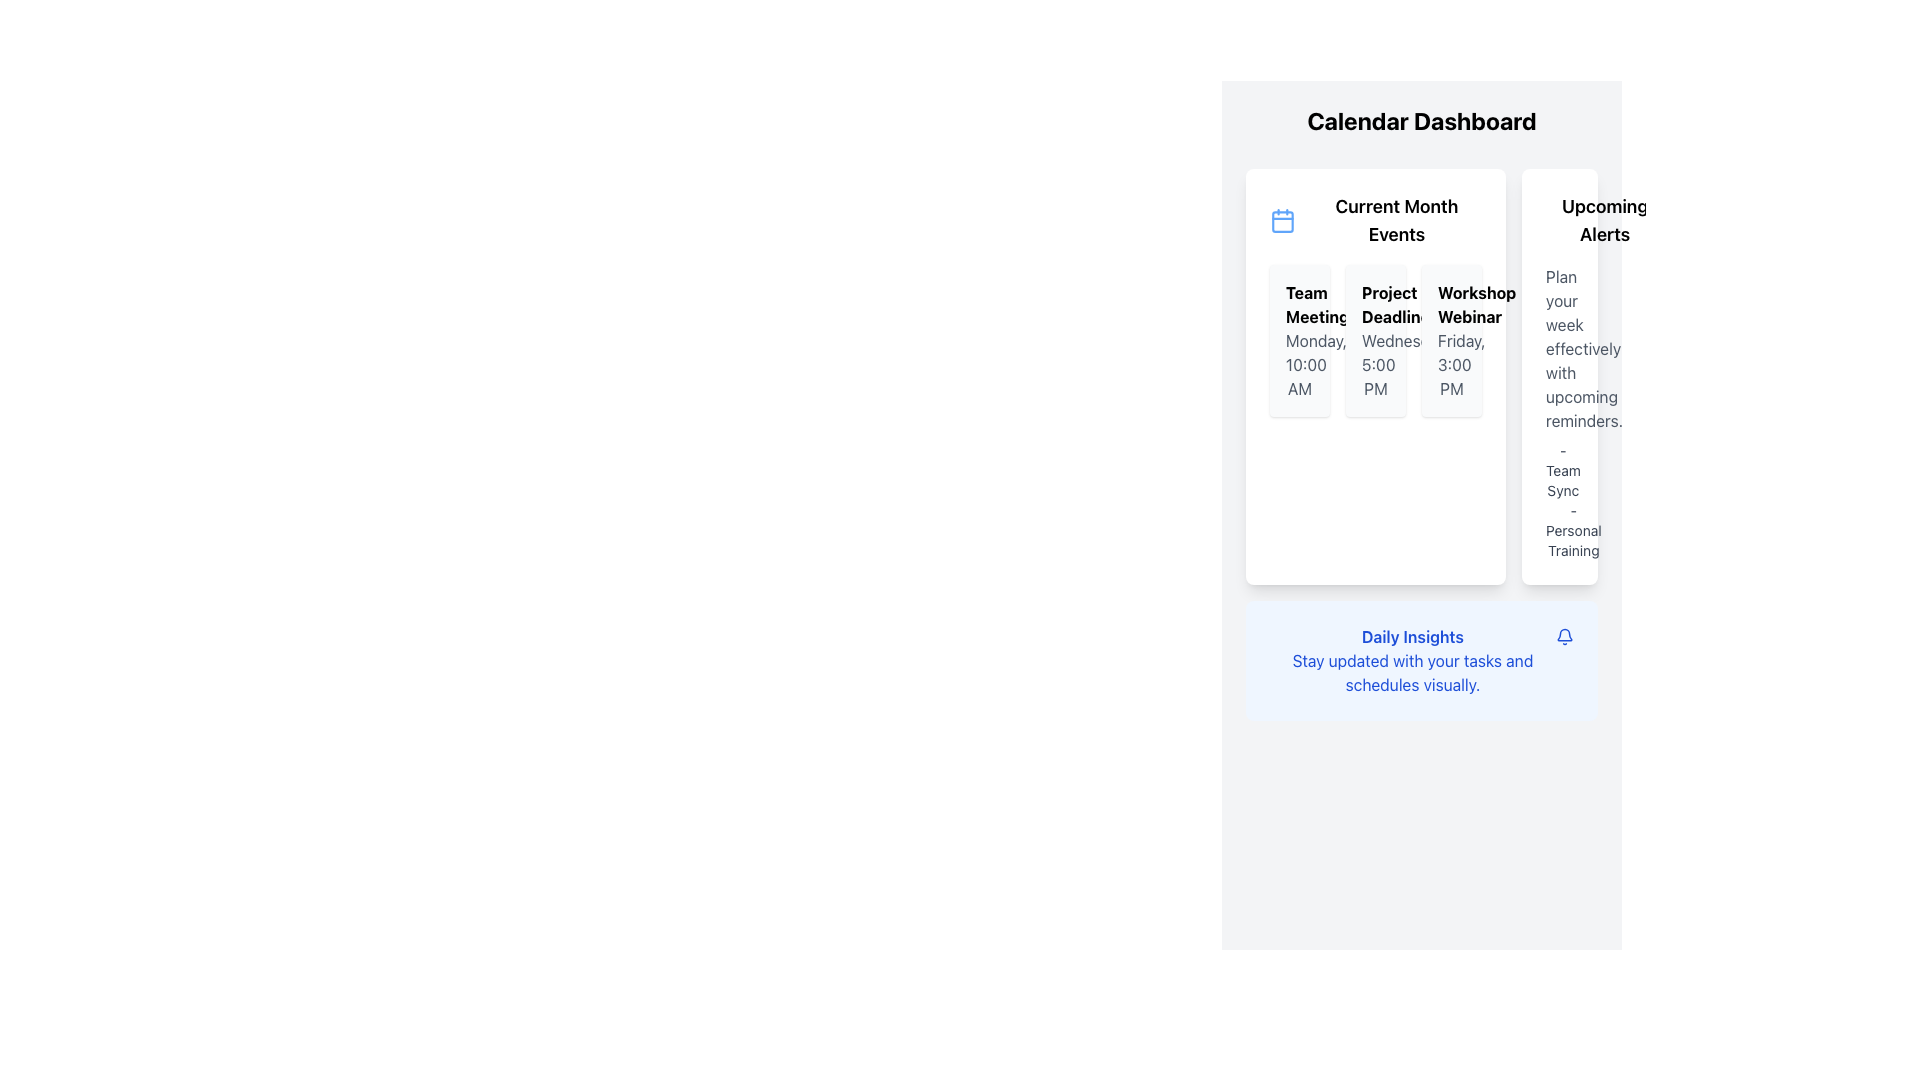  I want to click on the graphical circle element located near the top of the 'Upcoming Alerts' section, which is part of the clock icon, so click(1557, 219).